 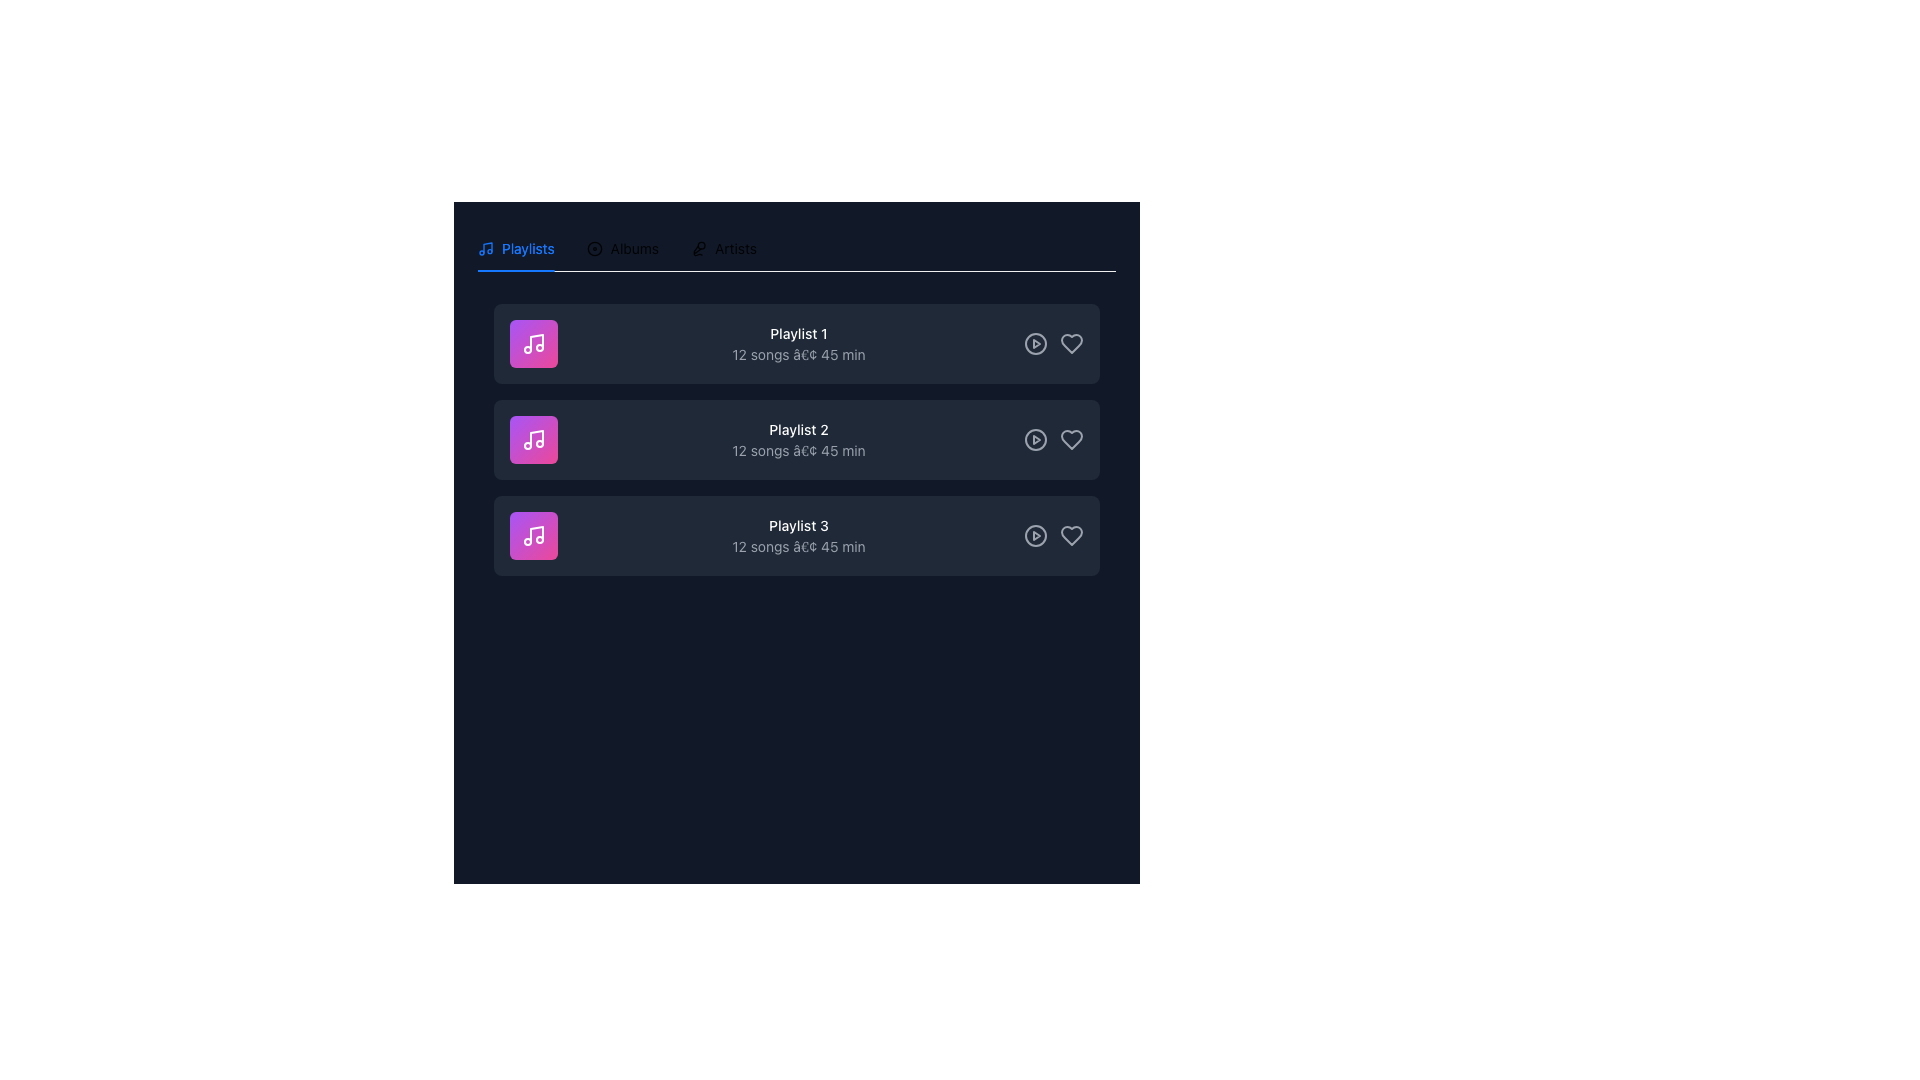 What do you see at coordinates (537, 533) in the screenshot?
I see `the vertical line of the music note icon, which is part of the playlist card in the leftmost region, featuring a bright pink background` at bounding box center [537, 533].